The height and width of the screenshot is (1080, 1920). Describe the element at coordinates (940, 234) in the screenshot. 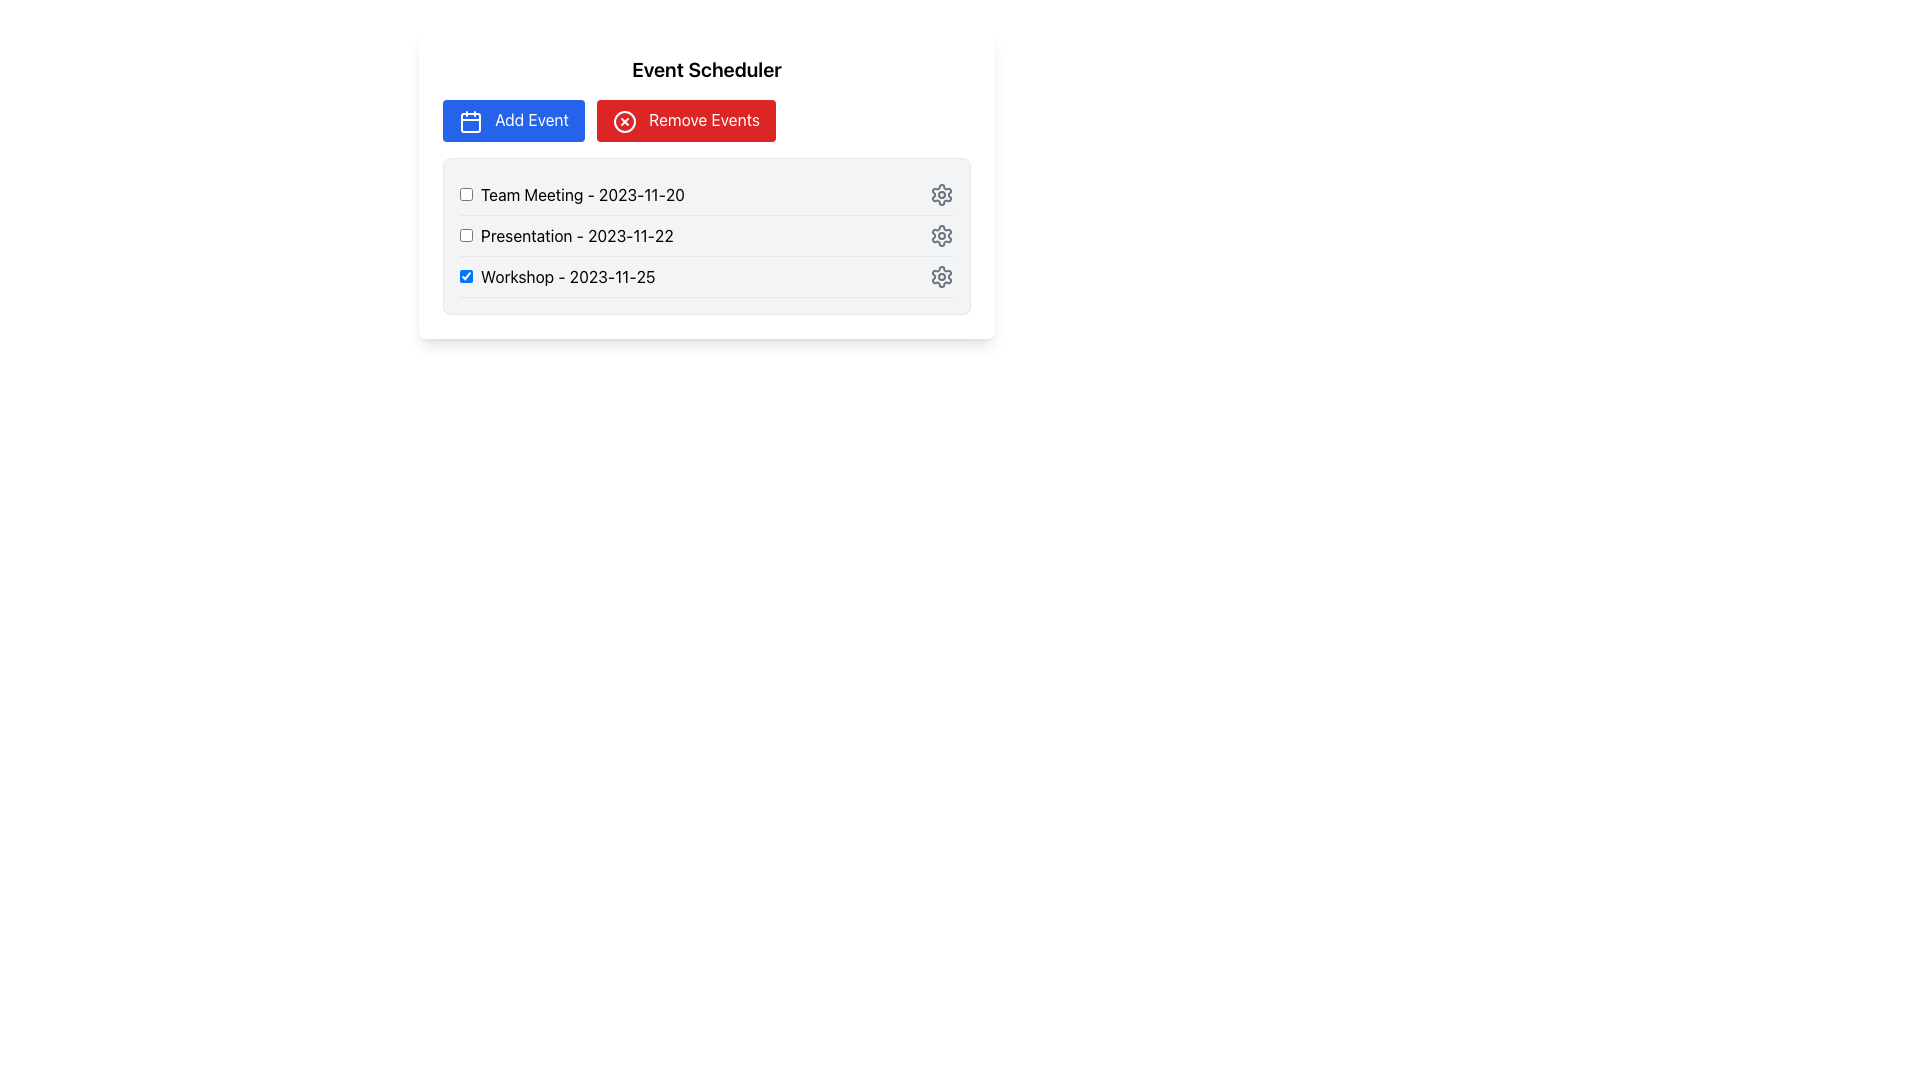

I see `the gear-like icon button located on the far right side of the row containing the text 'Presentation - 2023-11-22'` at that location.